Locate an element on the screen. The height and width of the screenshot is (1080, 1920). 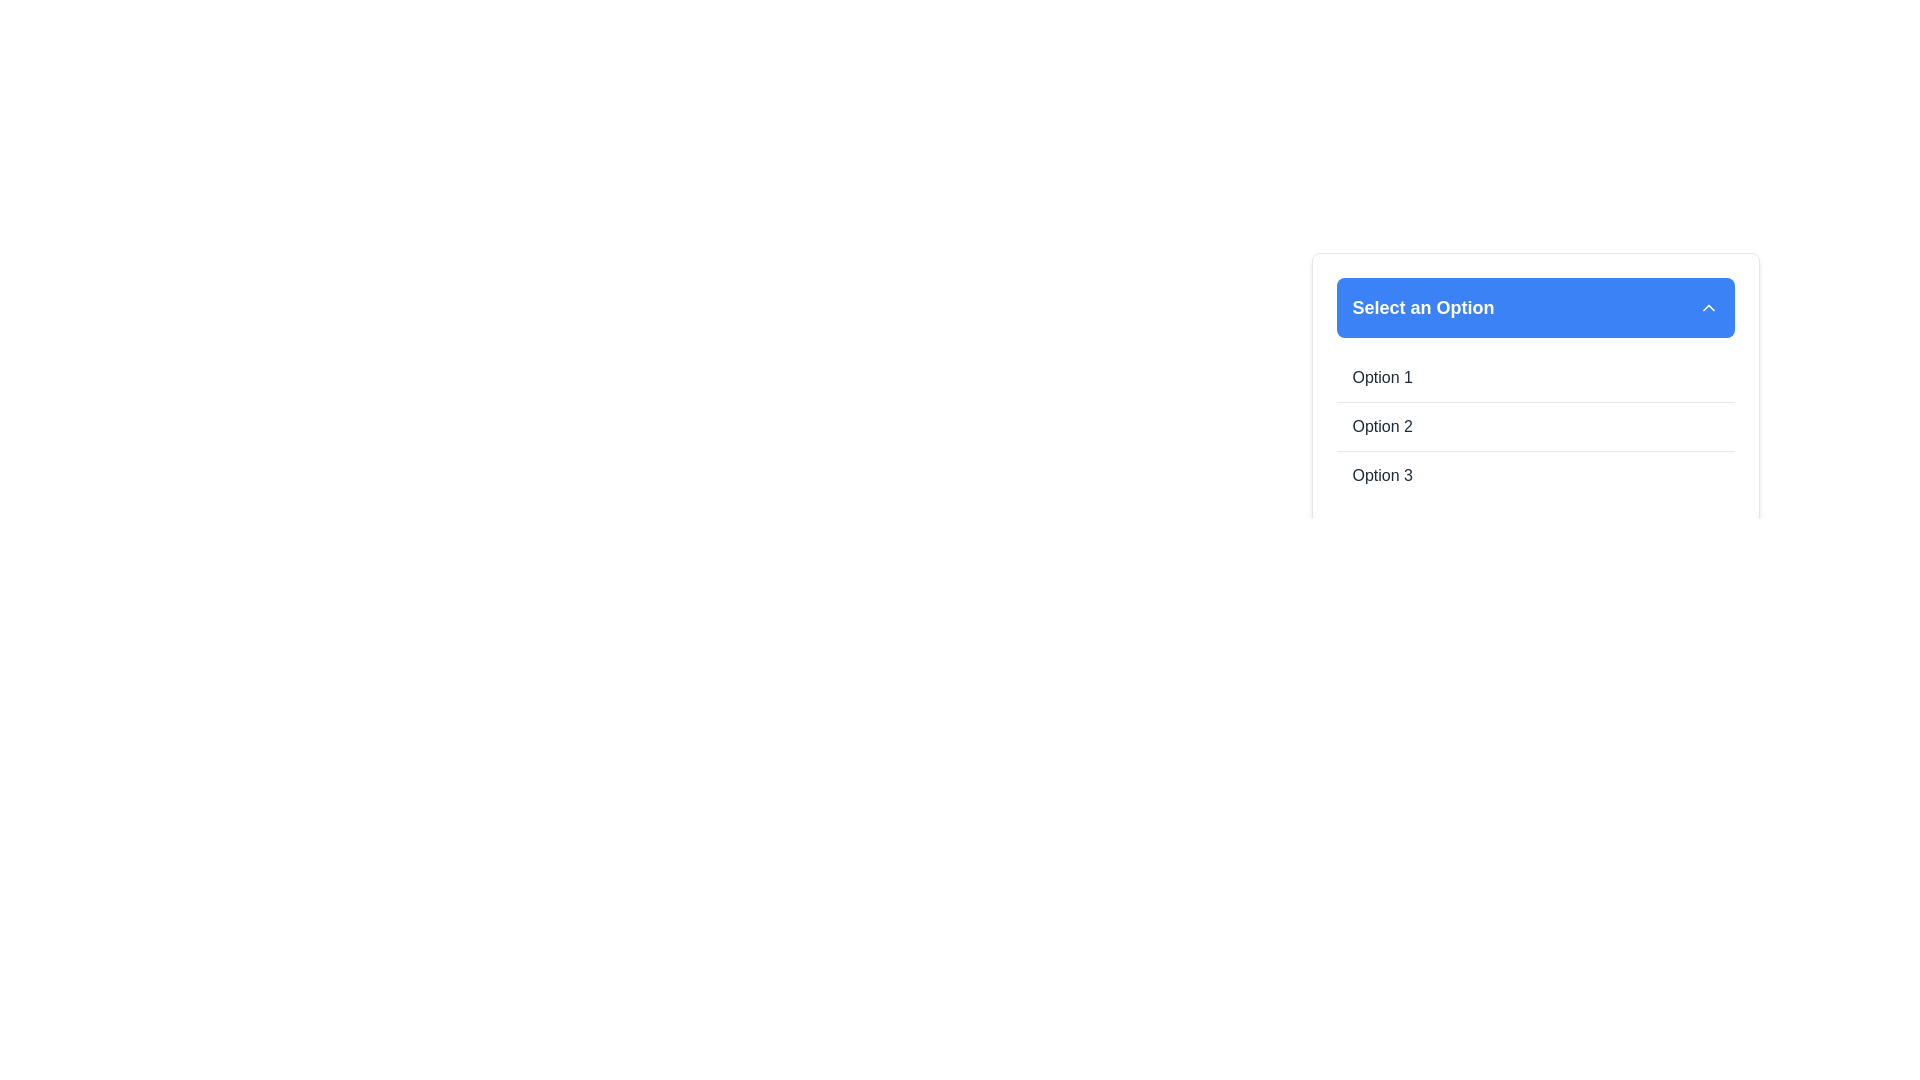
the third item in the dropdown menu is located at coordinates (1534, 475).